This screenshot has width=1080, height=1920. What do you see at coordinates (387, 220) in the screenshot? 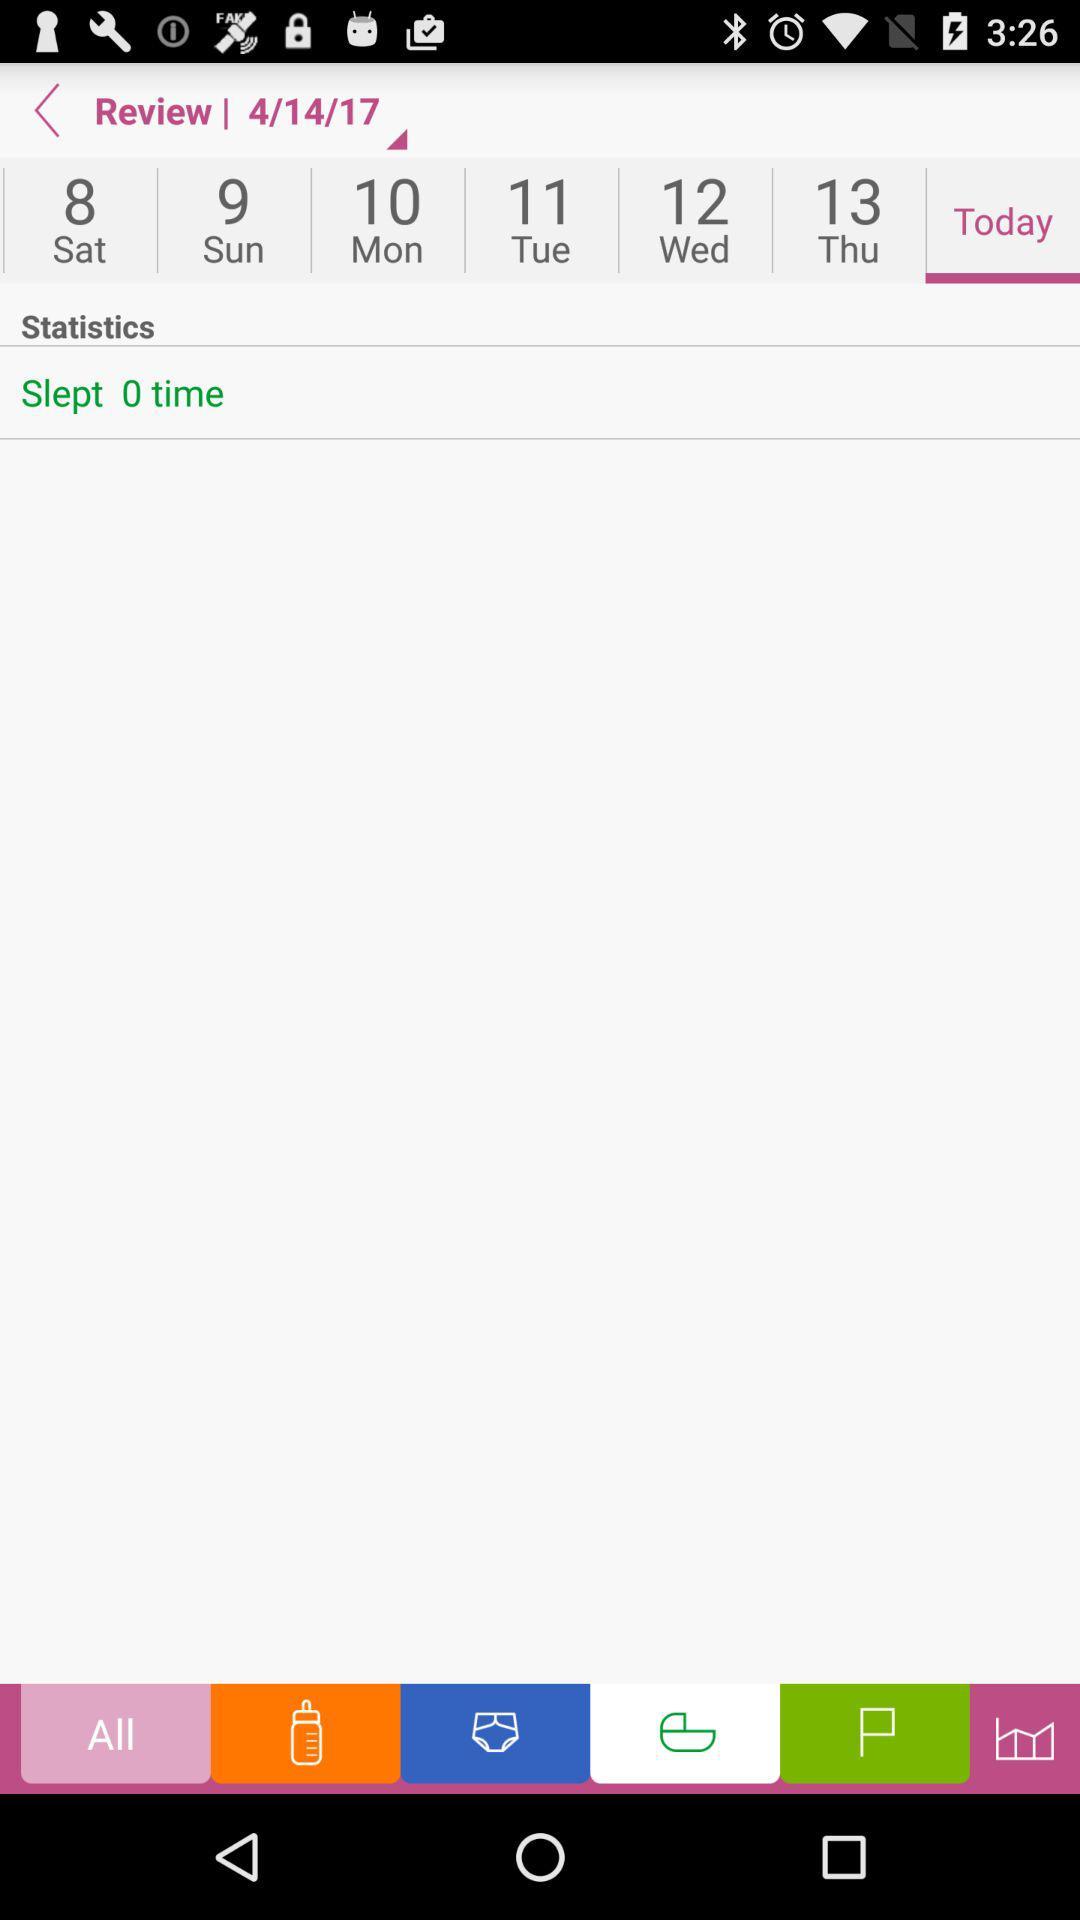
I see `the mon icon` at bounding box center [387, 220].